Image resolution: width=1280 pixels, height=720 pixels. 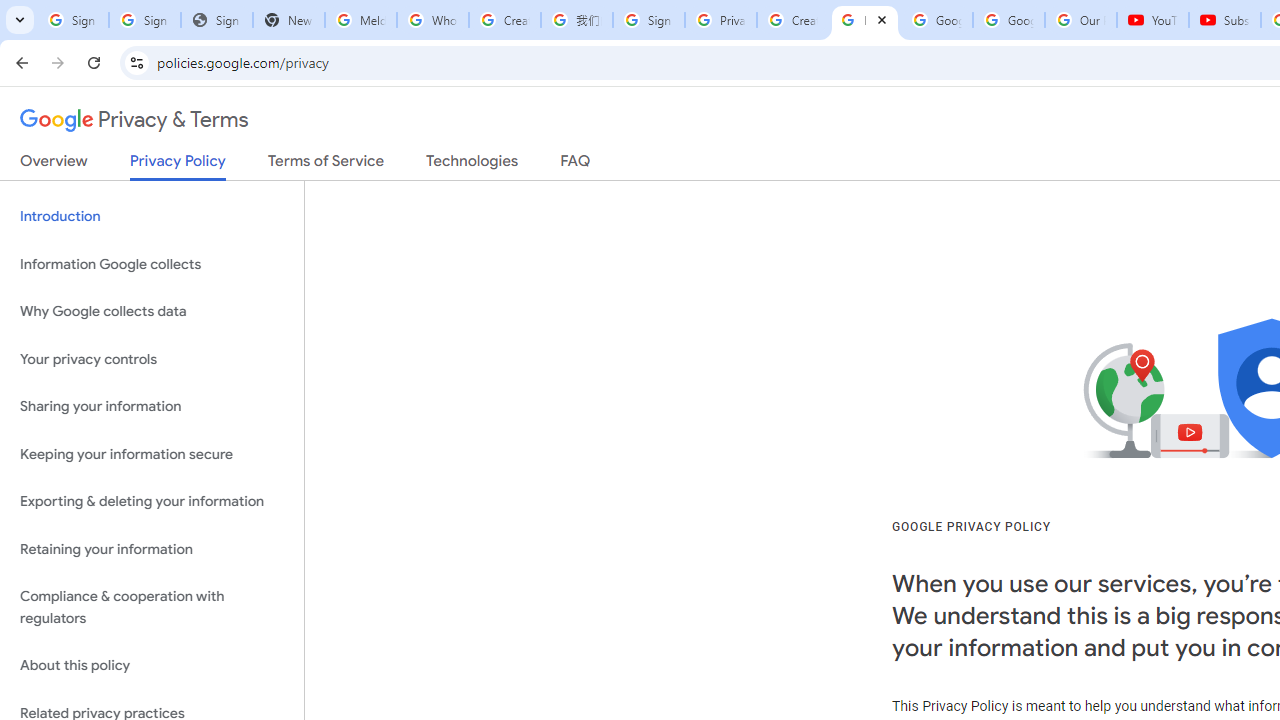 I want to click on 'Information Google collects', so click(x=151, y=263).